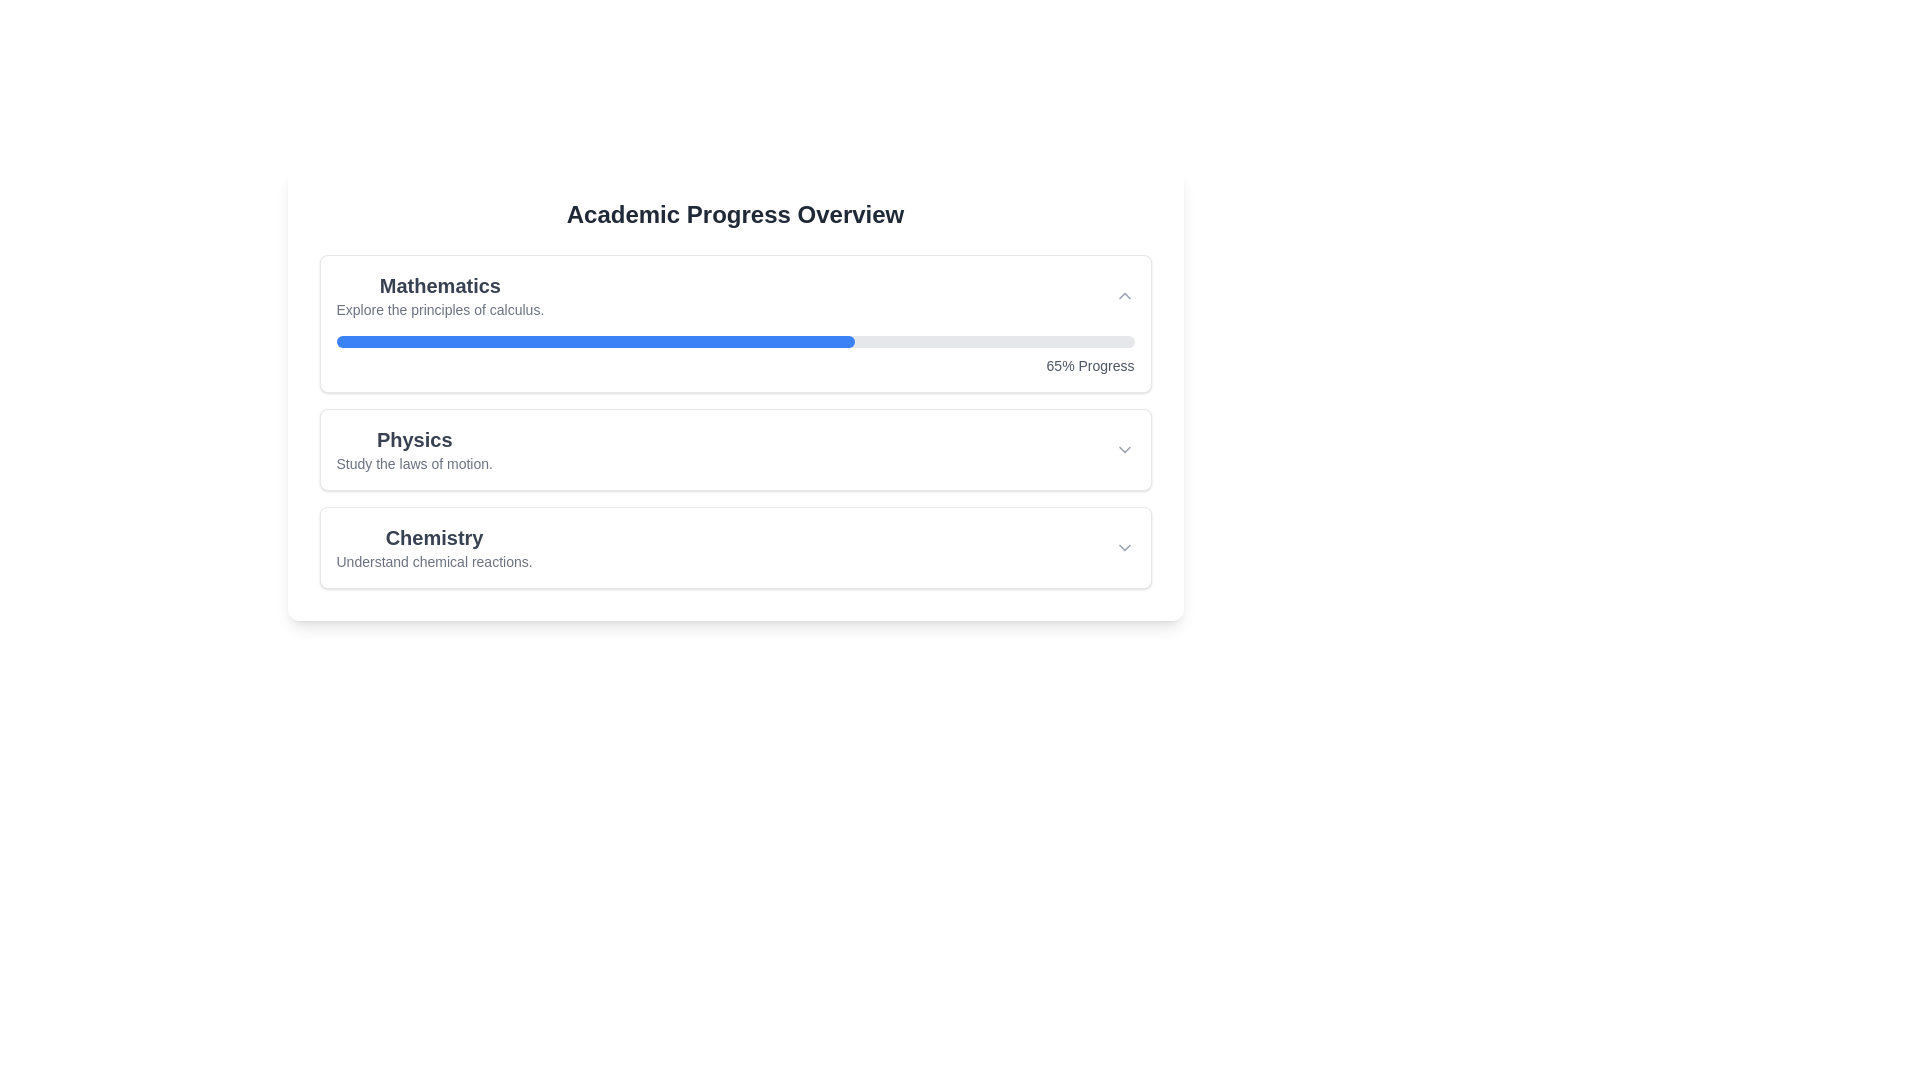  What do you see at coordinates (433, 536) in the screenshot?
I see `the text label or heading identifying the content related to 'Chemistry', which is the primary heading of the third section in a vertical list of labeled content areas` at bounding box center [433, 536].